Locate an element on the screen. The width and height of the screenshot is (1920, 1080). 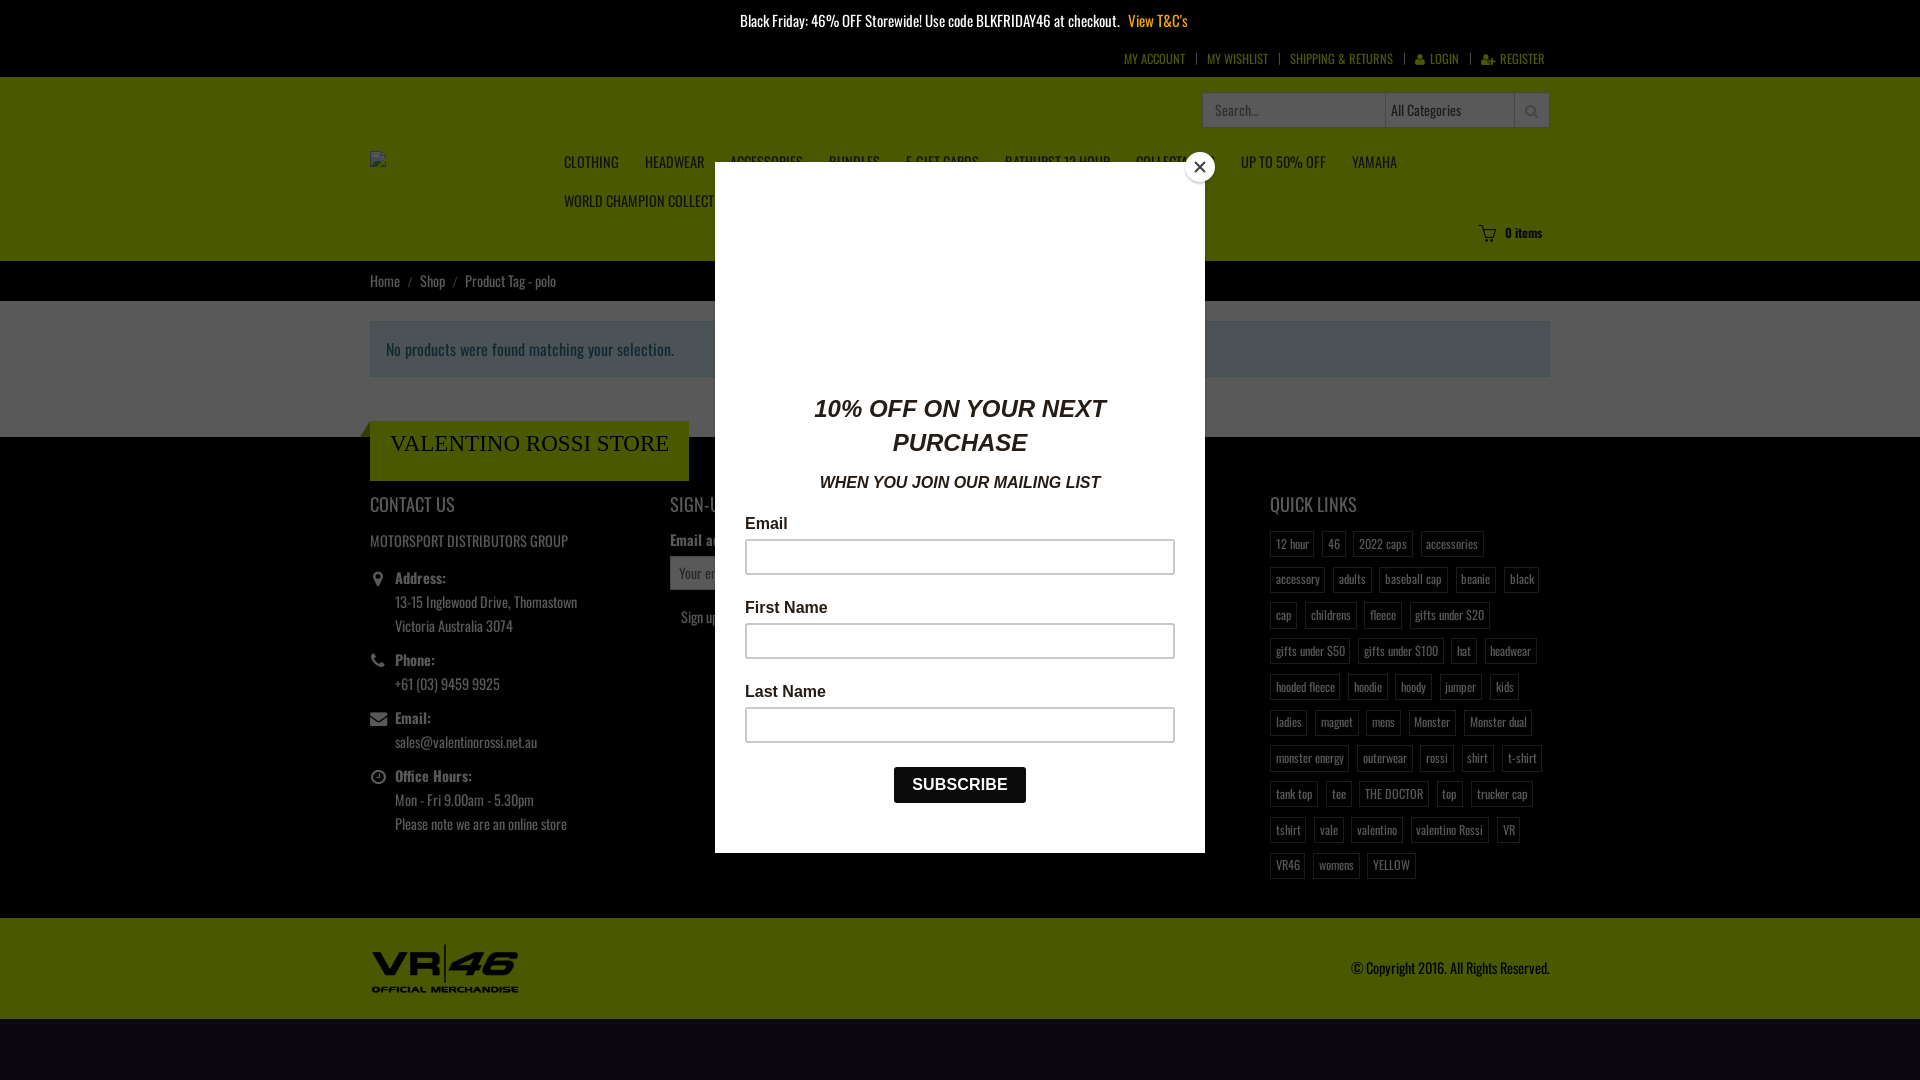
'Shop' is located at coordinates (419, 281).